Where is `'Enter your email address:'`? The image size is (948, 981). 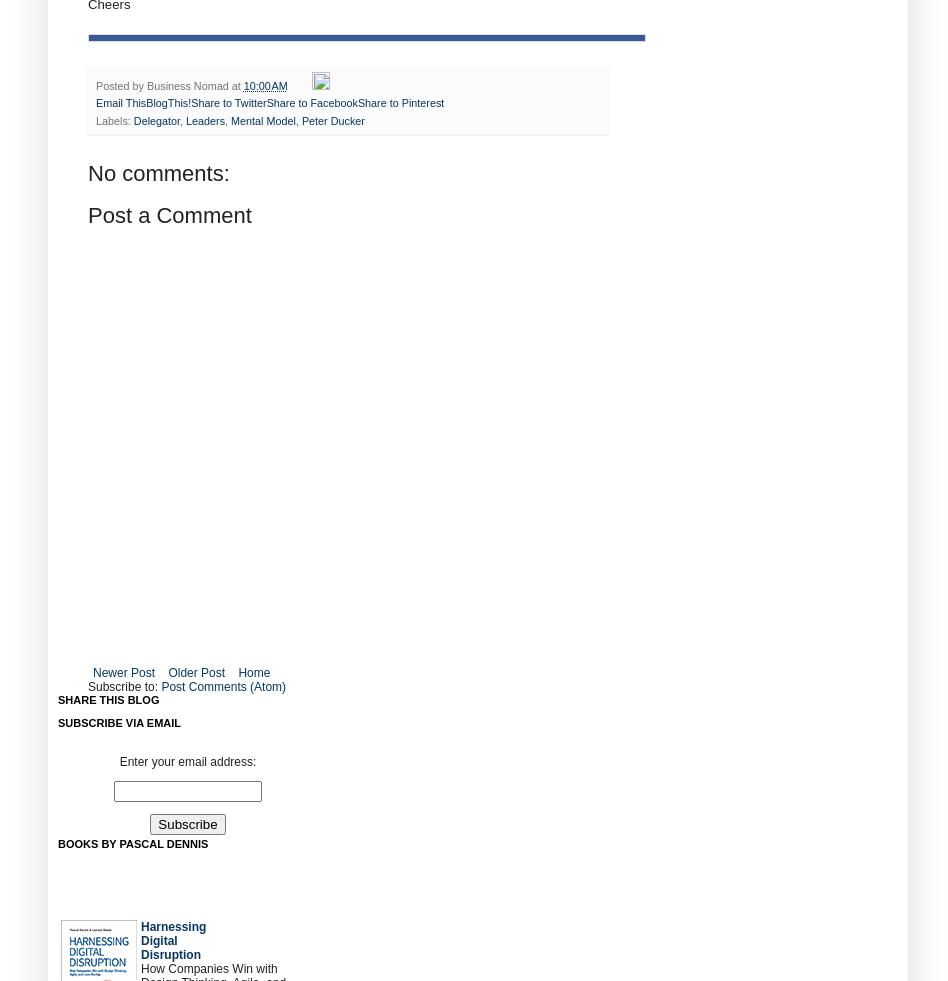
'Enter your email address:' is located at coordinates (186, 762).